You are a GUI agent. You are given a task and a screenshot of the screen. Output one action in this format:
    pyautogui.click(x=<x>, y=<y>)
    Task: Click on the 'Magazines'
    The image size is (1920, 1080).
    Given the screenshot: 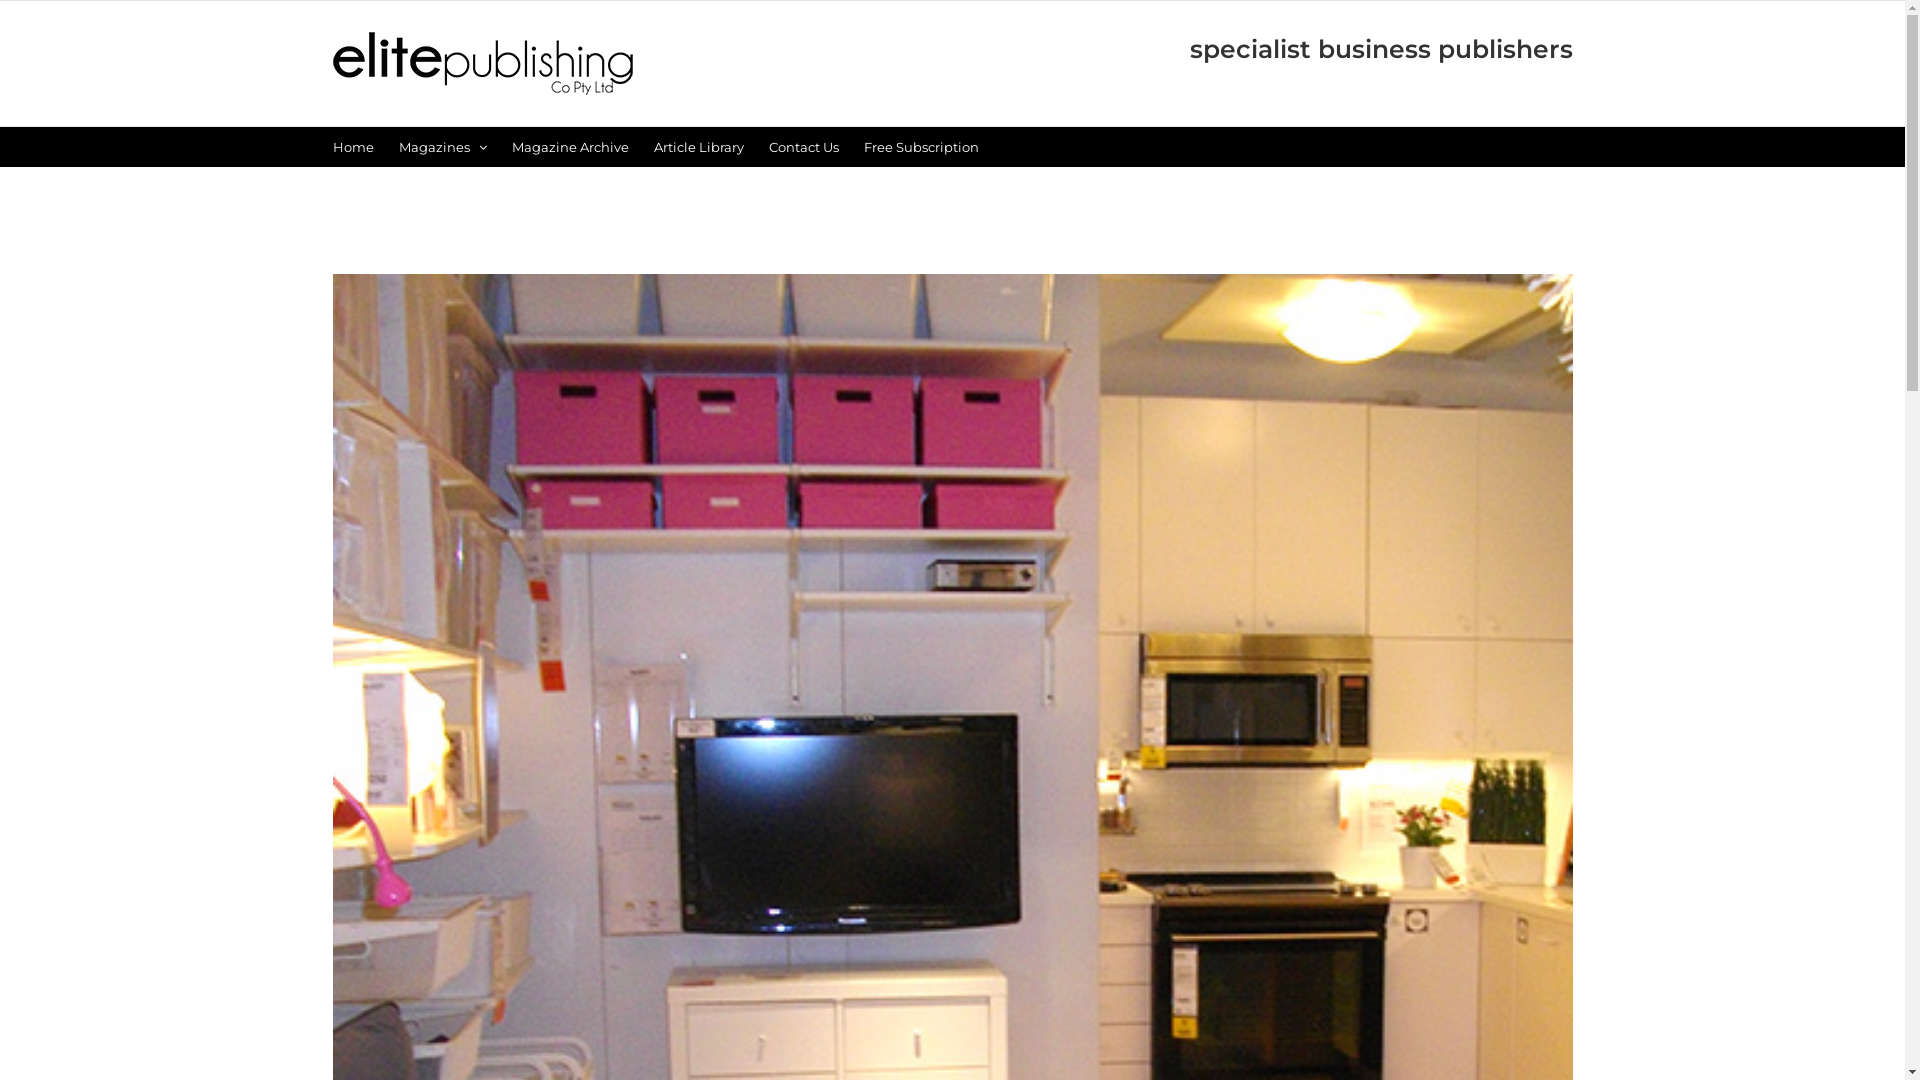 What is the action you would take?
    pyautogui.click(x=440, y=145)
    